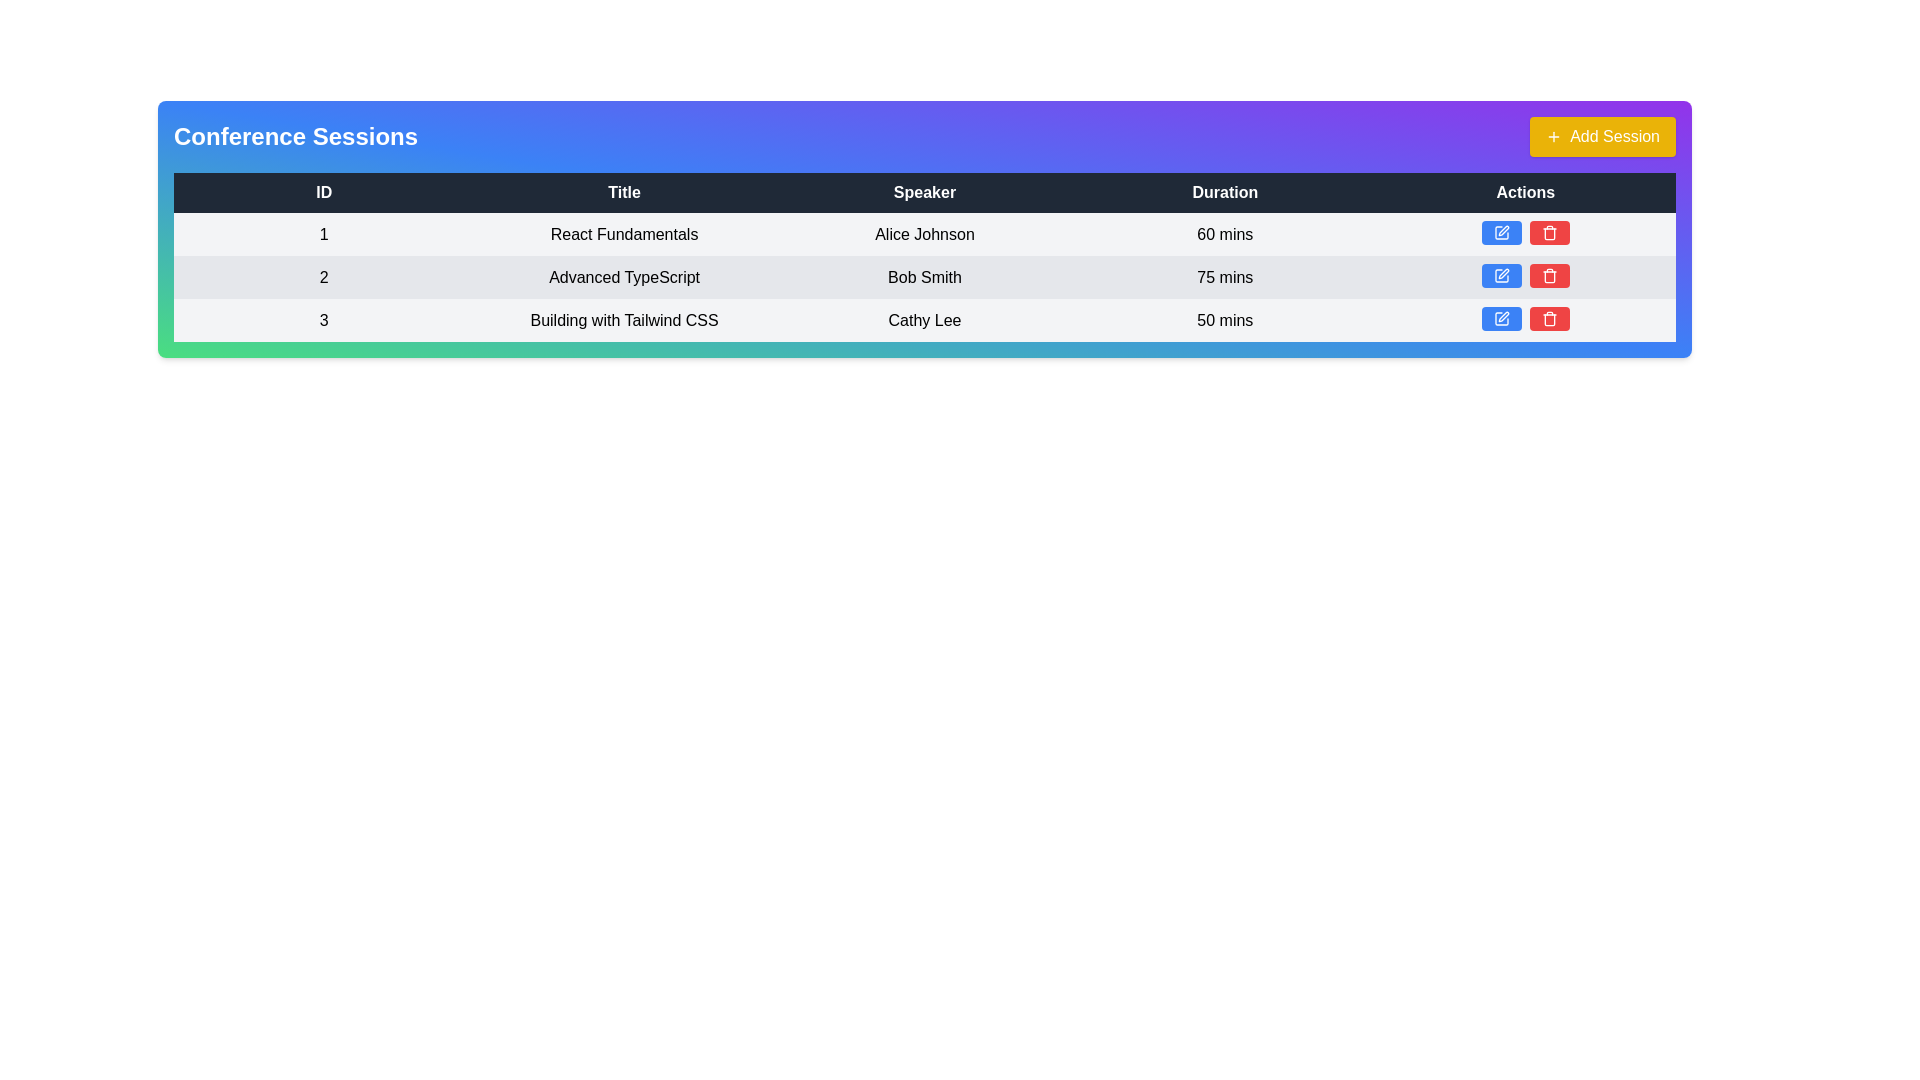  What do you see at coordinates (1501, 231) in the screenshot?
I see `the edit icon button, which is represented by a pen or pencil within a light blue square frame, located in the 'Actions' column of the first row for the 'React Fundamentals' session` at bounding box center [1501, 231].